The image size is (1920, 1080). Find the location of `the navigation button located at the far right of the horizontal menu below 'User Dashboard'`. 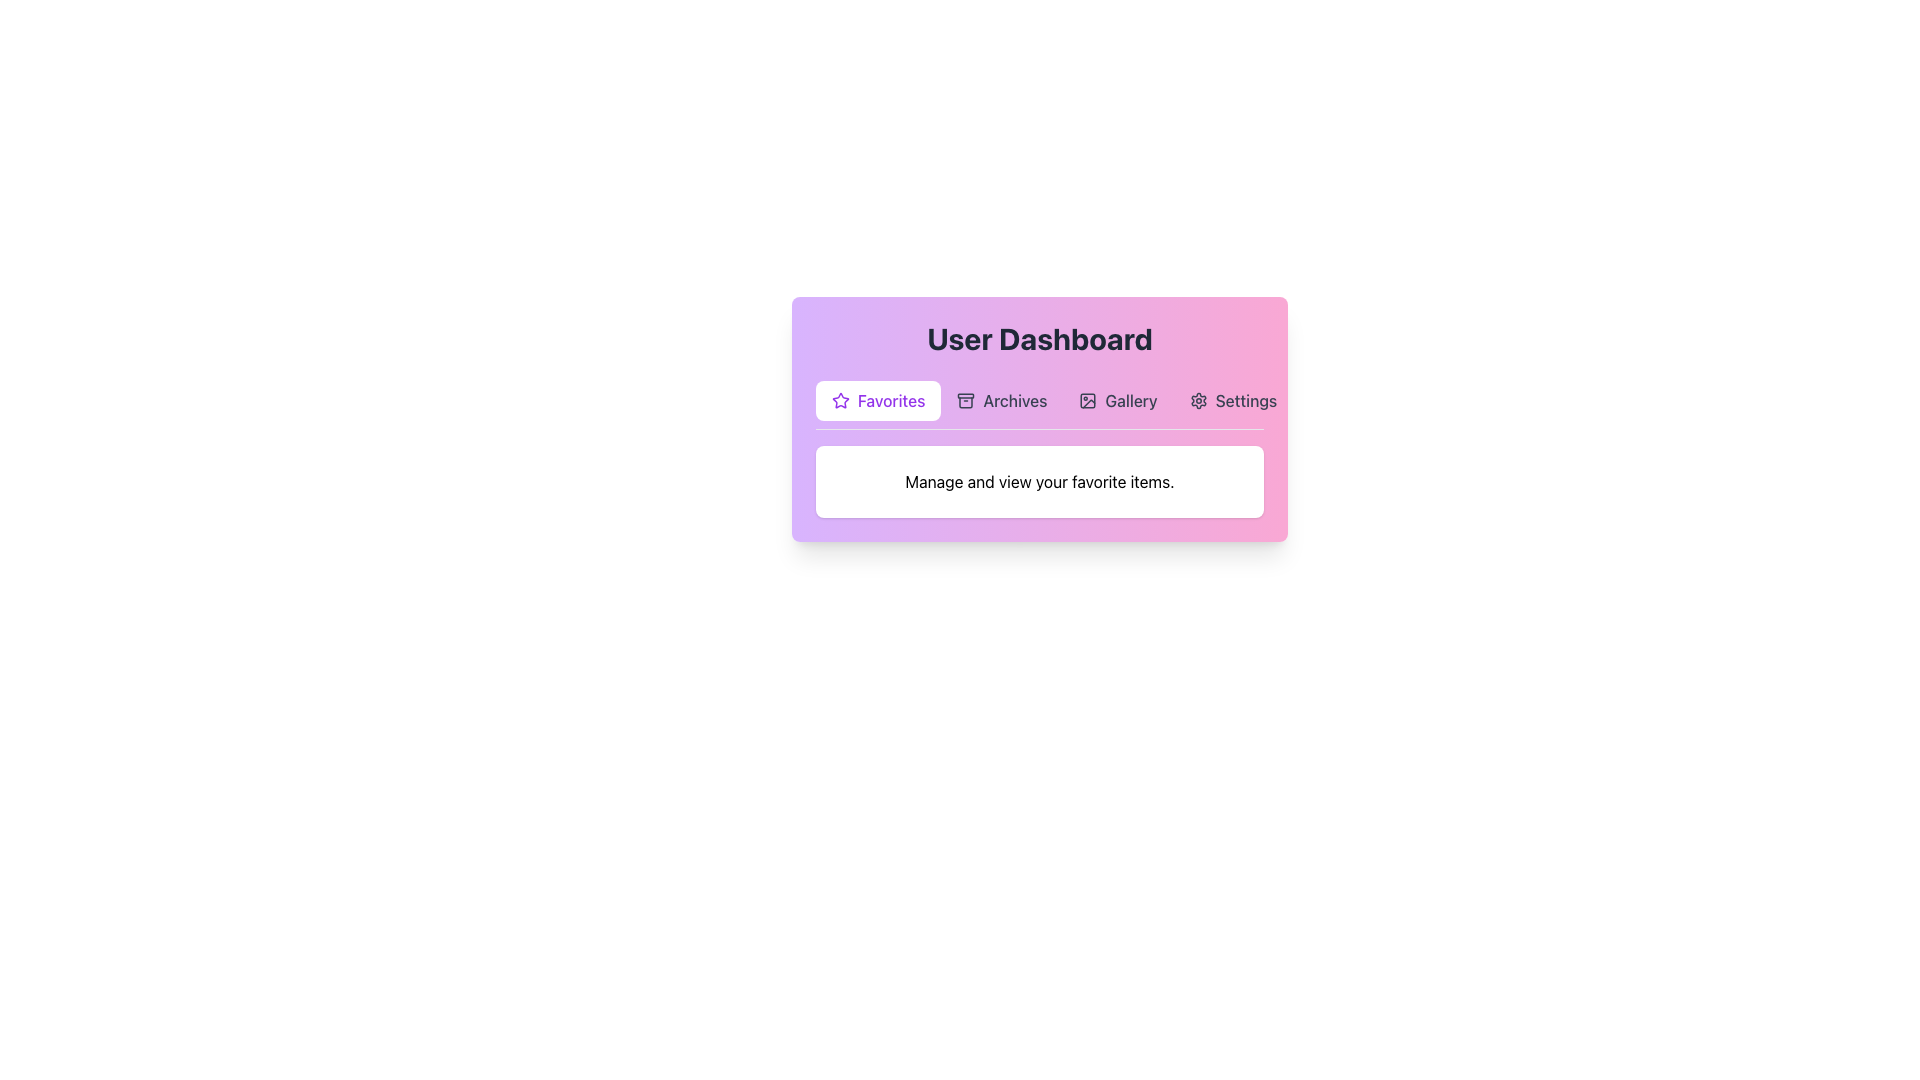

the navigation button located at the far right of the horizontal menu below 'User Dashboard' is located at coordinates (1232, 401).